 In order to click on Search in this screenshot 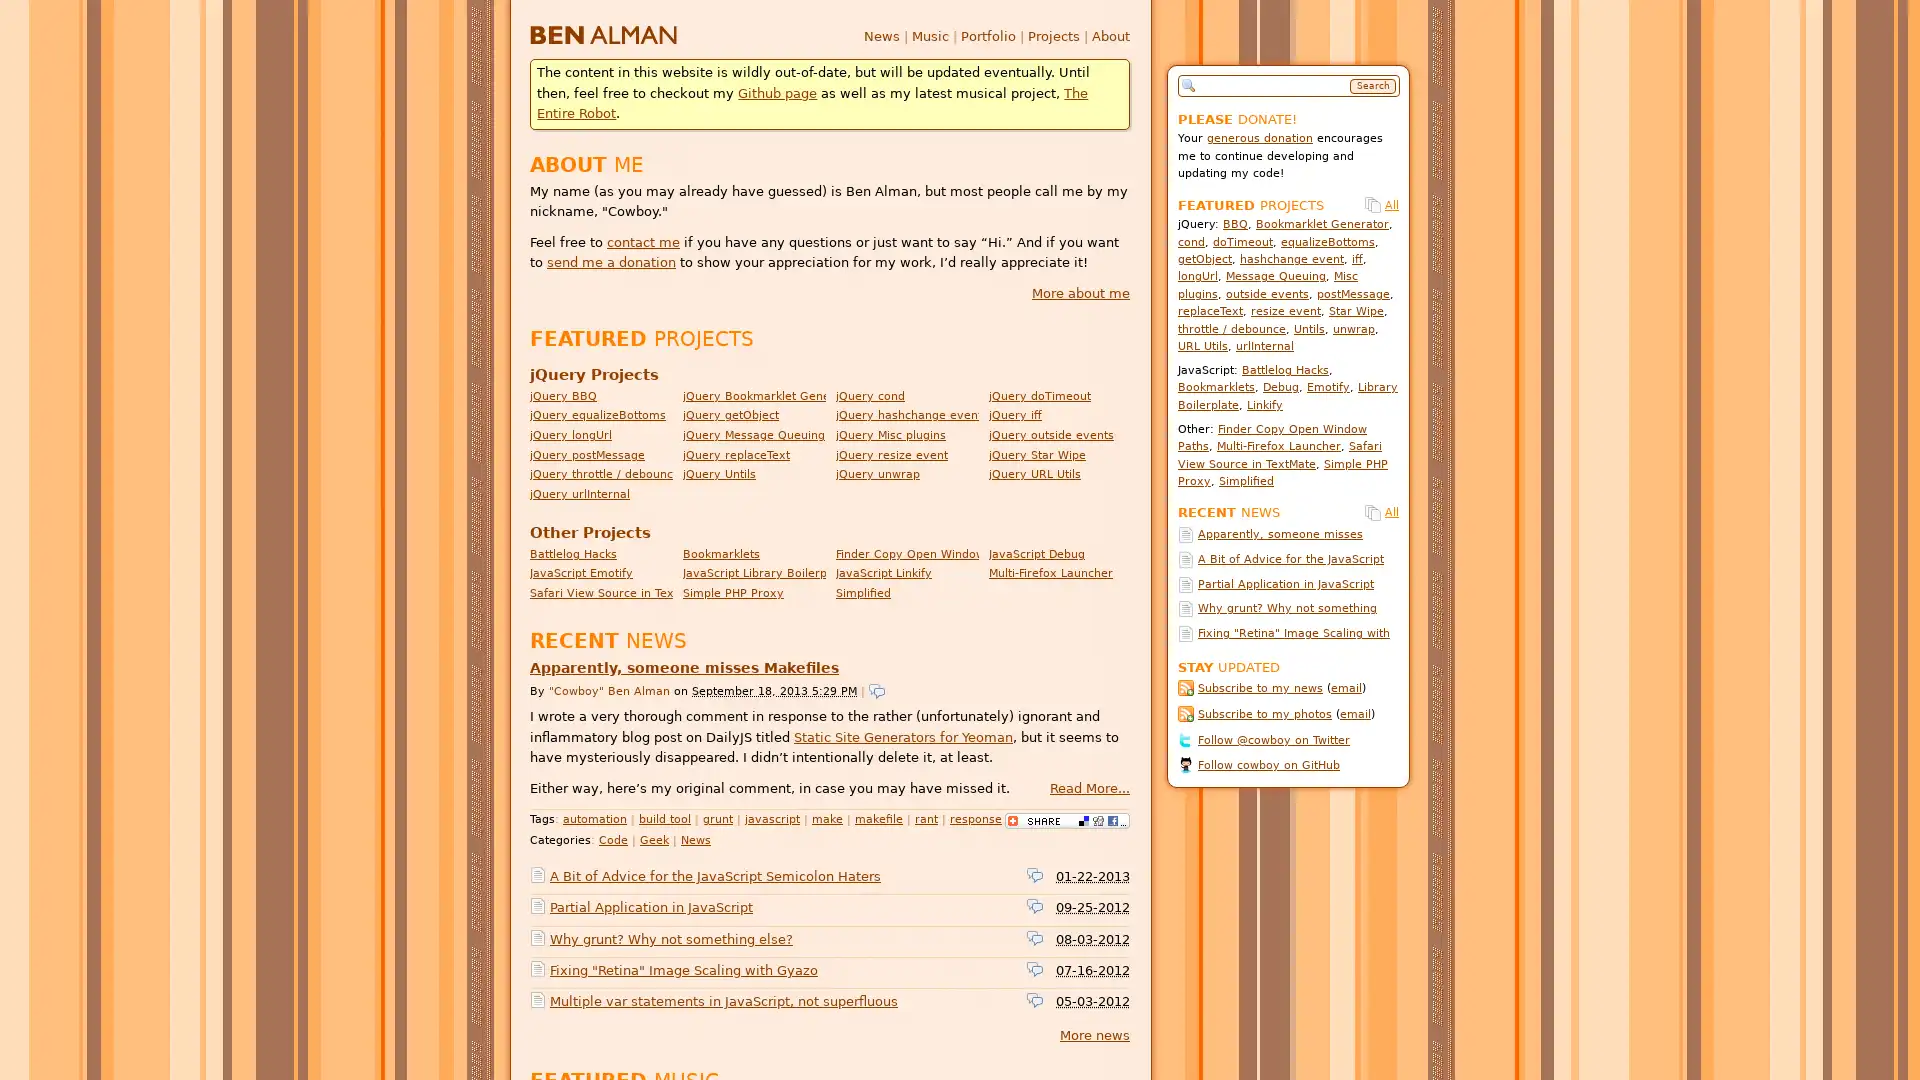, I will do `click(1371, 84)`.